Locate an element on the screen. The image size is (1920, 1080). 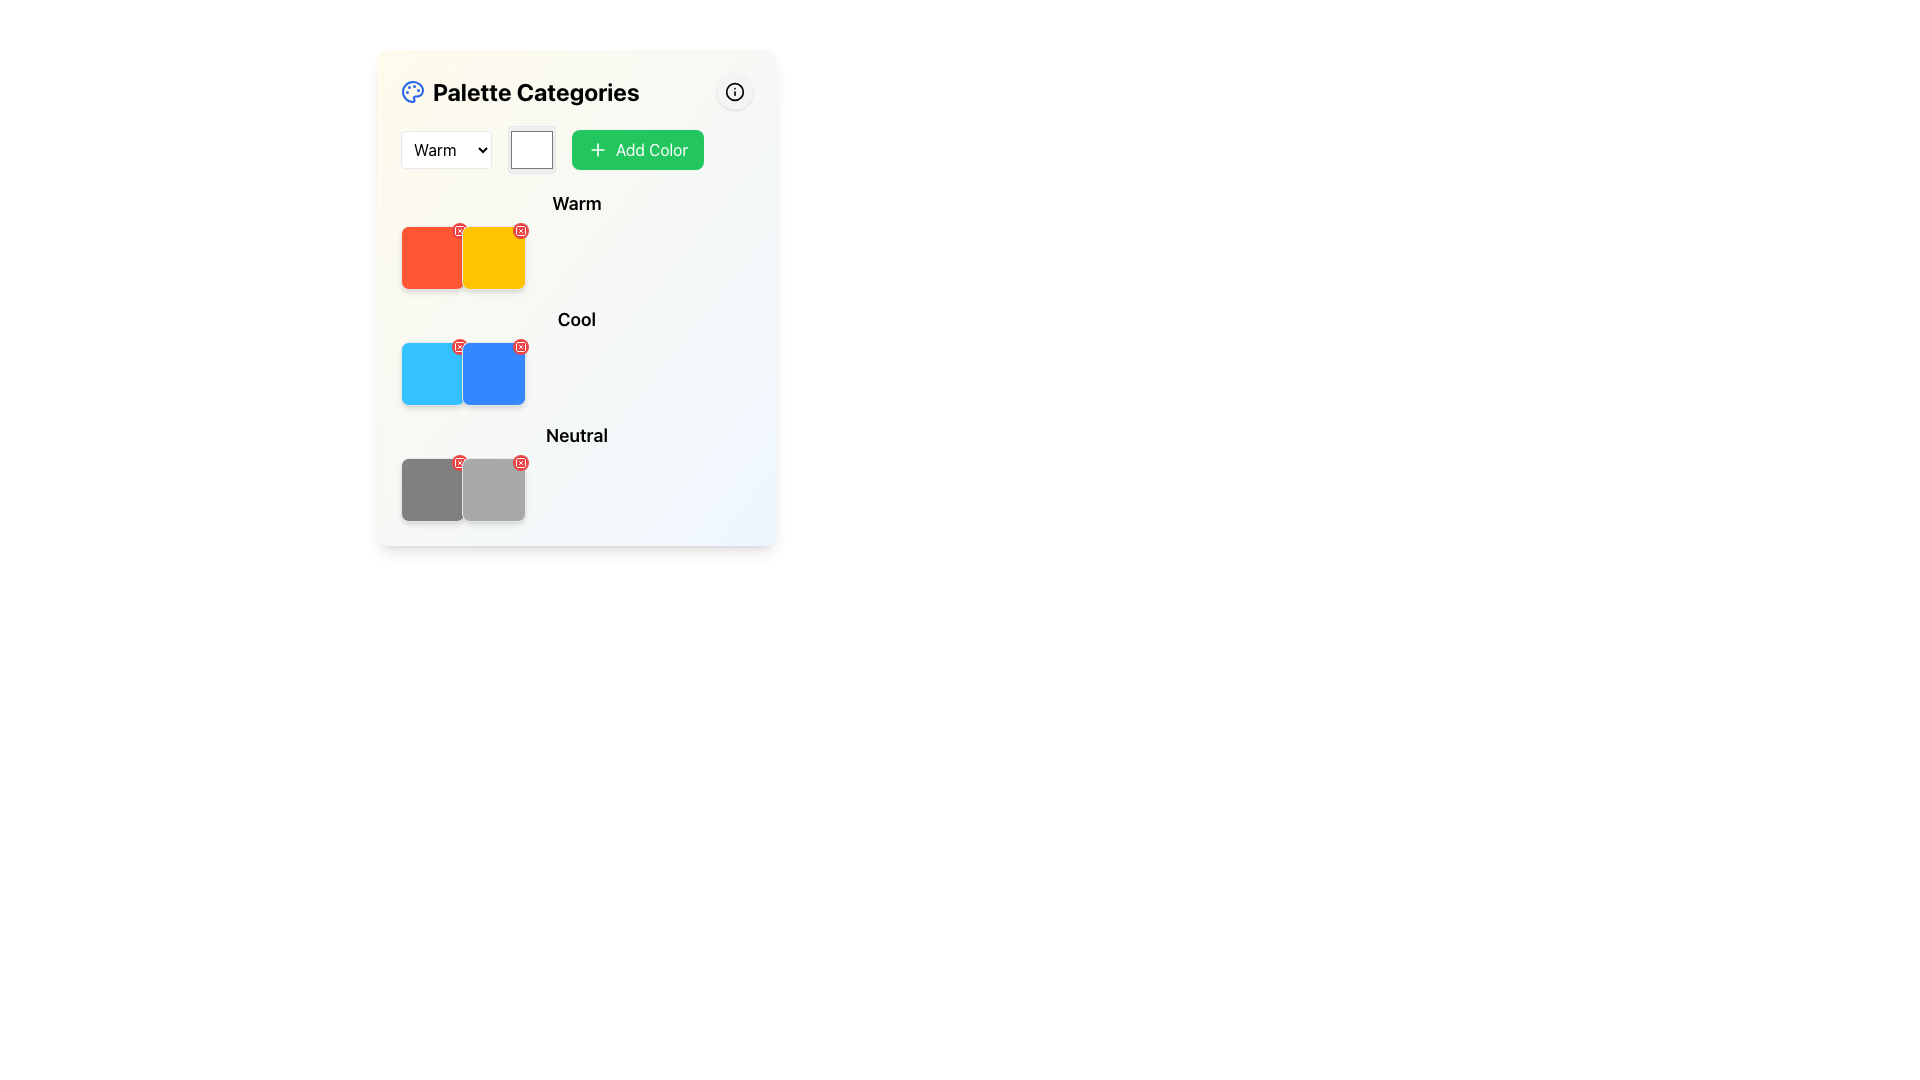
the plus icon in the 'Add Color' button located in the upper-right section of the 'Palette Categories' panel is located at coordinates (597, 149).